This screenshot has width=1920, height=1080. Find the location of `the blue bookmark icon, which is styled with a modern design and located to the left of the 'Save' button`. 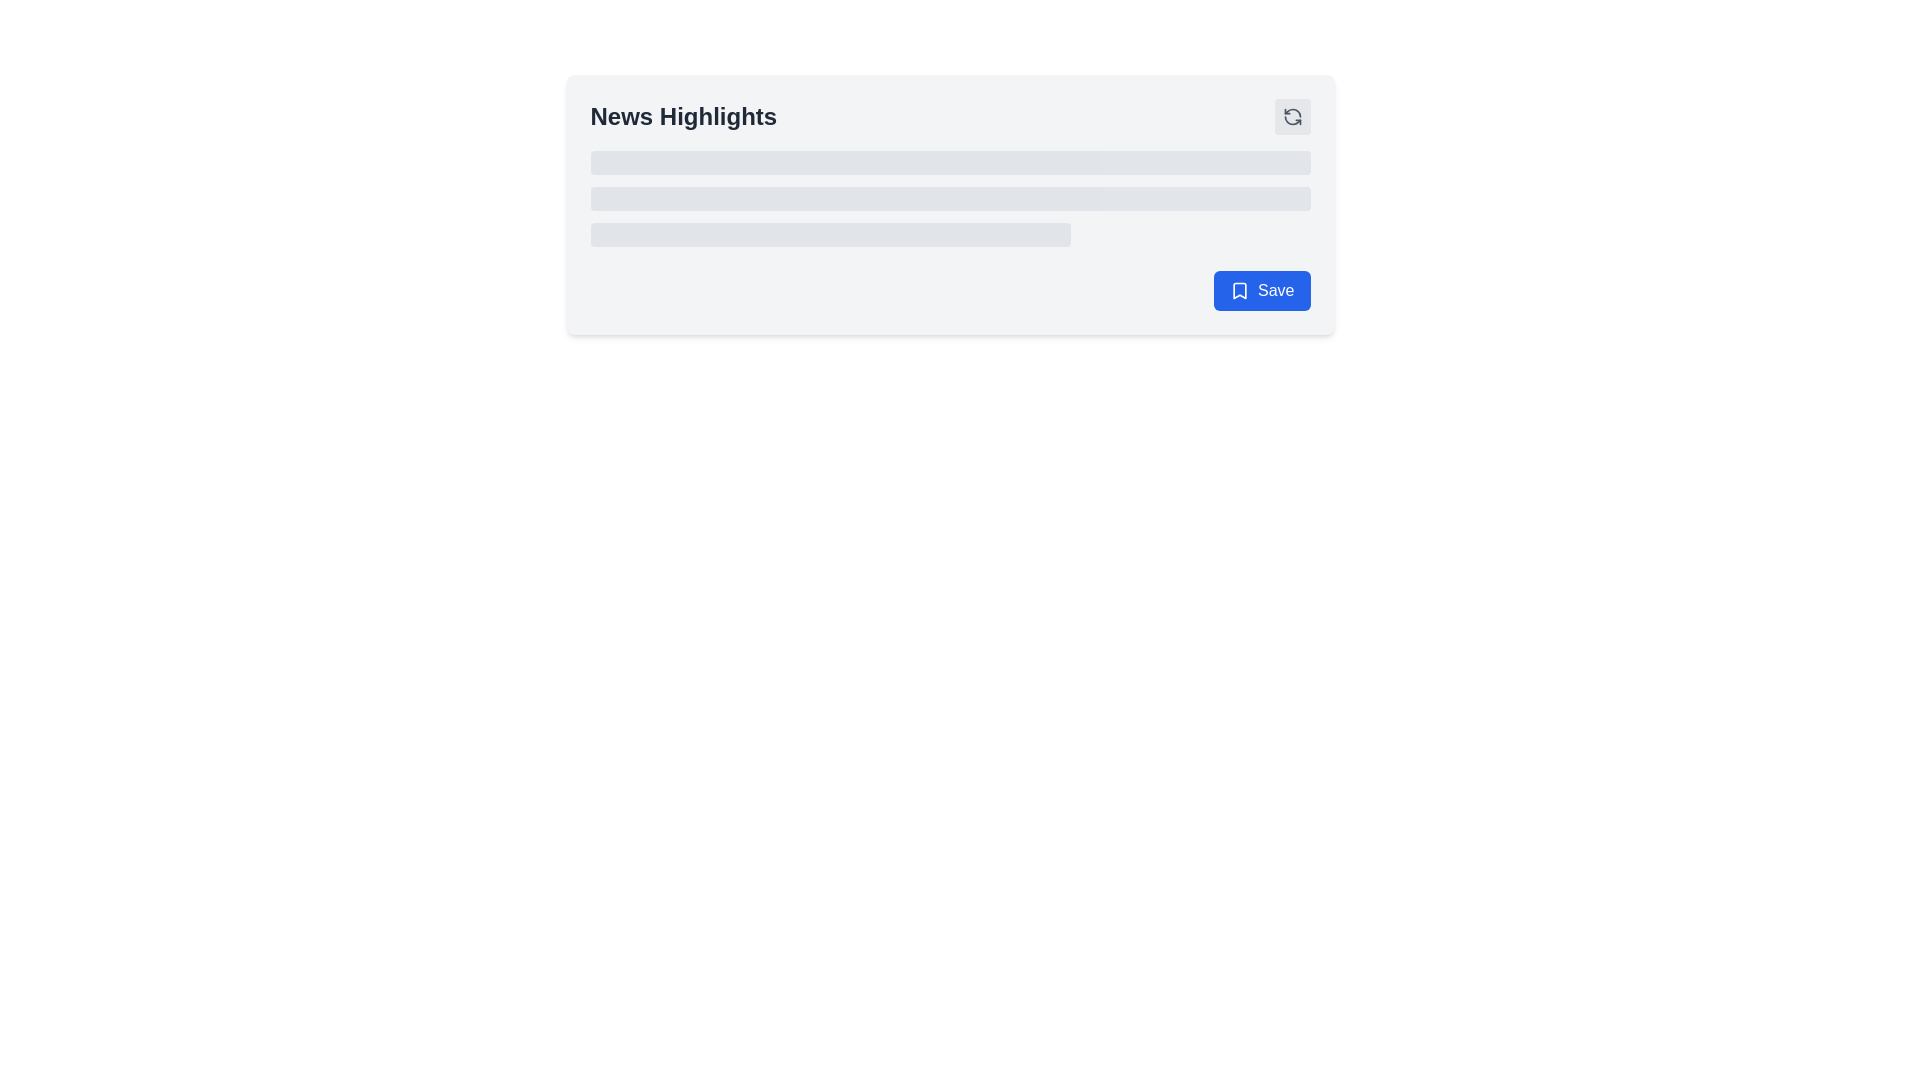

the blue bookmark icon, which is styled with a modern design and located to the left of the 'Save' button is located at coordinates (1238, 290).